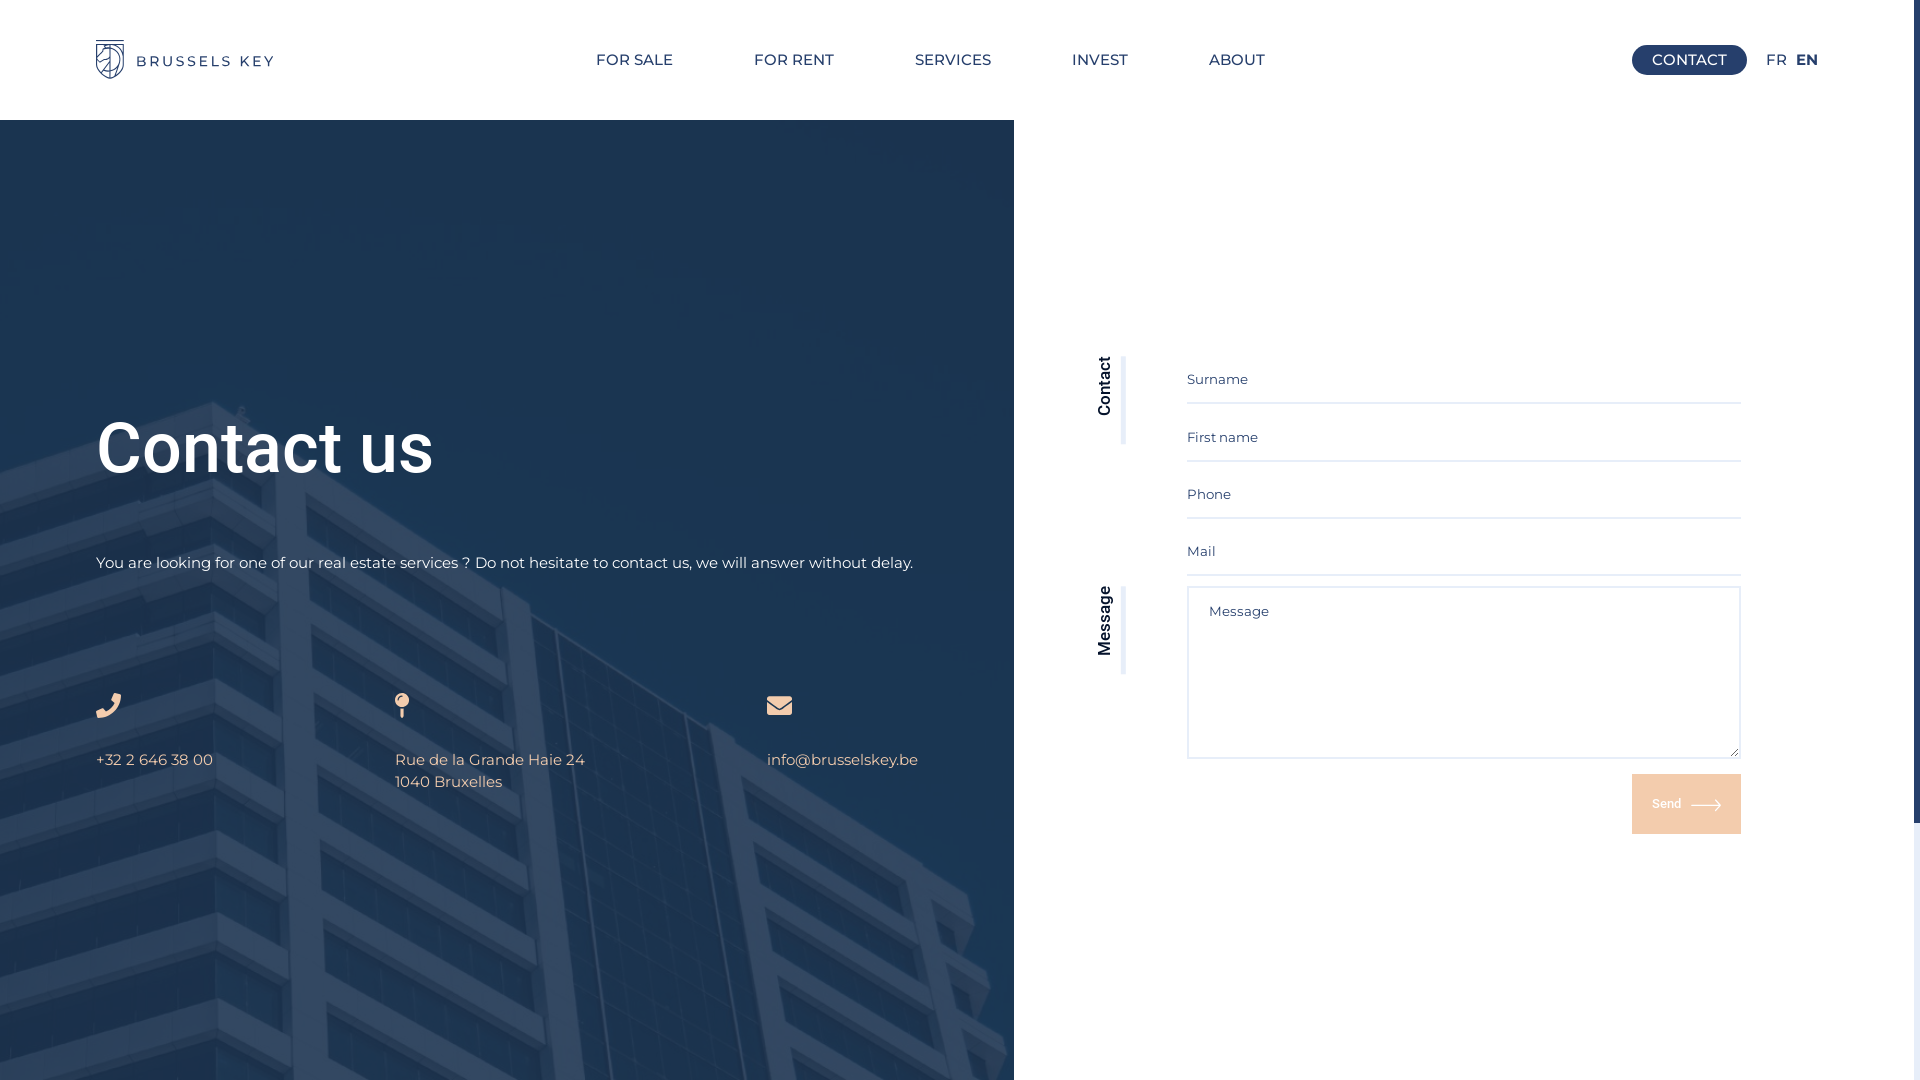 The height and width of the screenshot is (1080, 1920). What do you see at coordinates (1776, 59) in the screenshot?
I see `'FR'` at bounding box center [1776, 59].